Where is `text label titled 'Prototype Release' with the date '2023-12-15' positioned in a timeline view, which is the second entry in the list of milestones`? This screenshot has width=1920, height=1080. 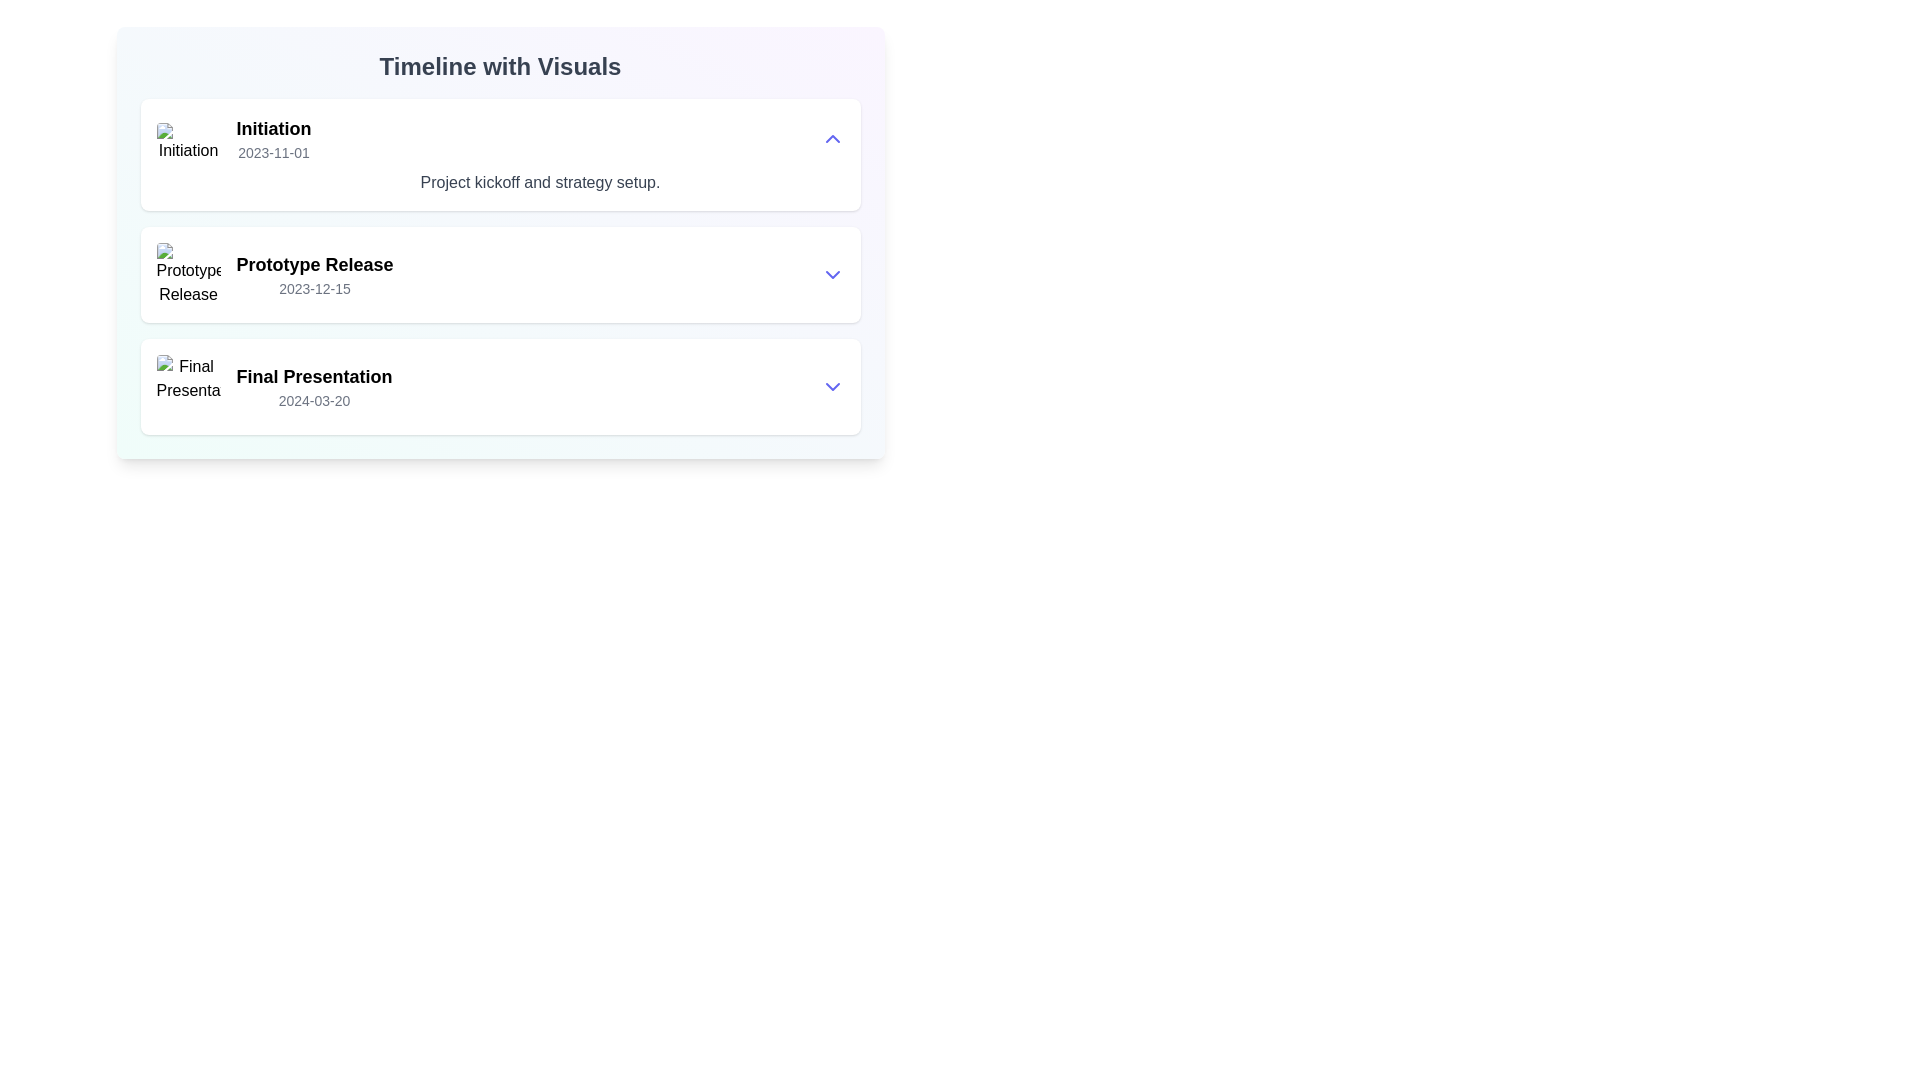
text label titled 'Prototype Release' with the date '2023-12-15' positioned in a timeline view, which is the second entry in the list of milestones is located at coordinates (314, 274).